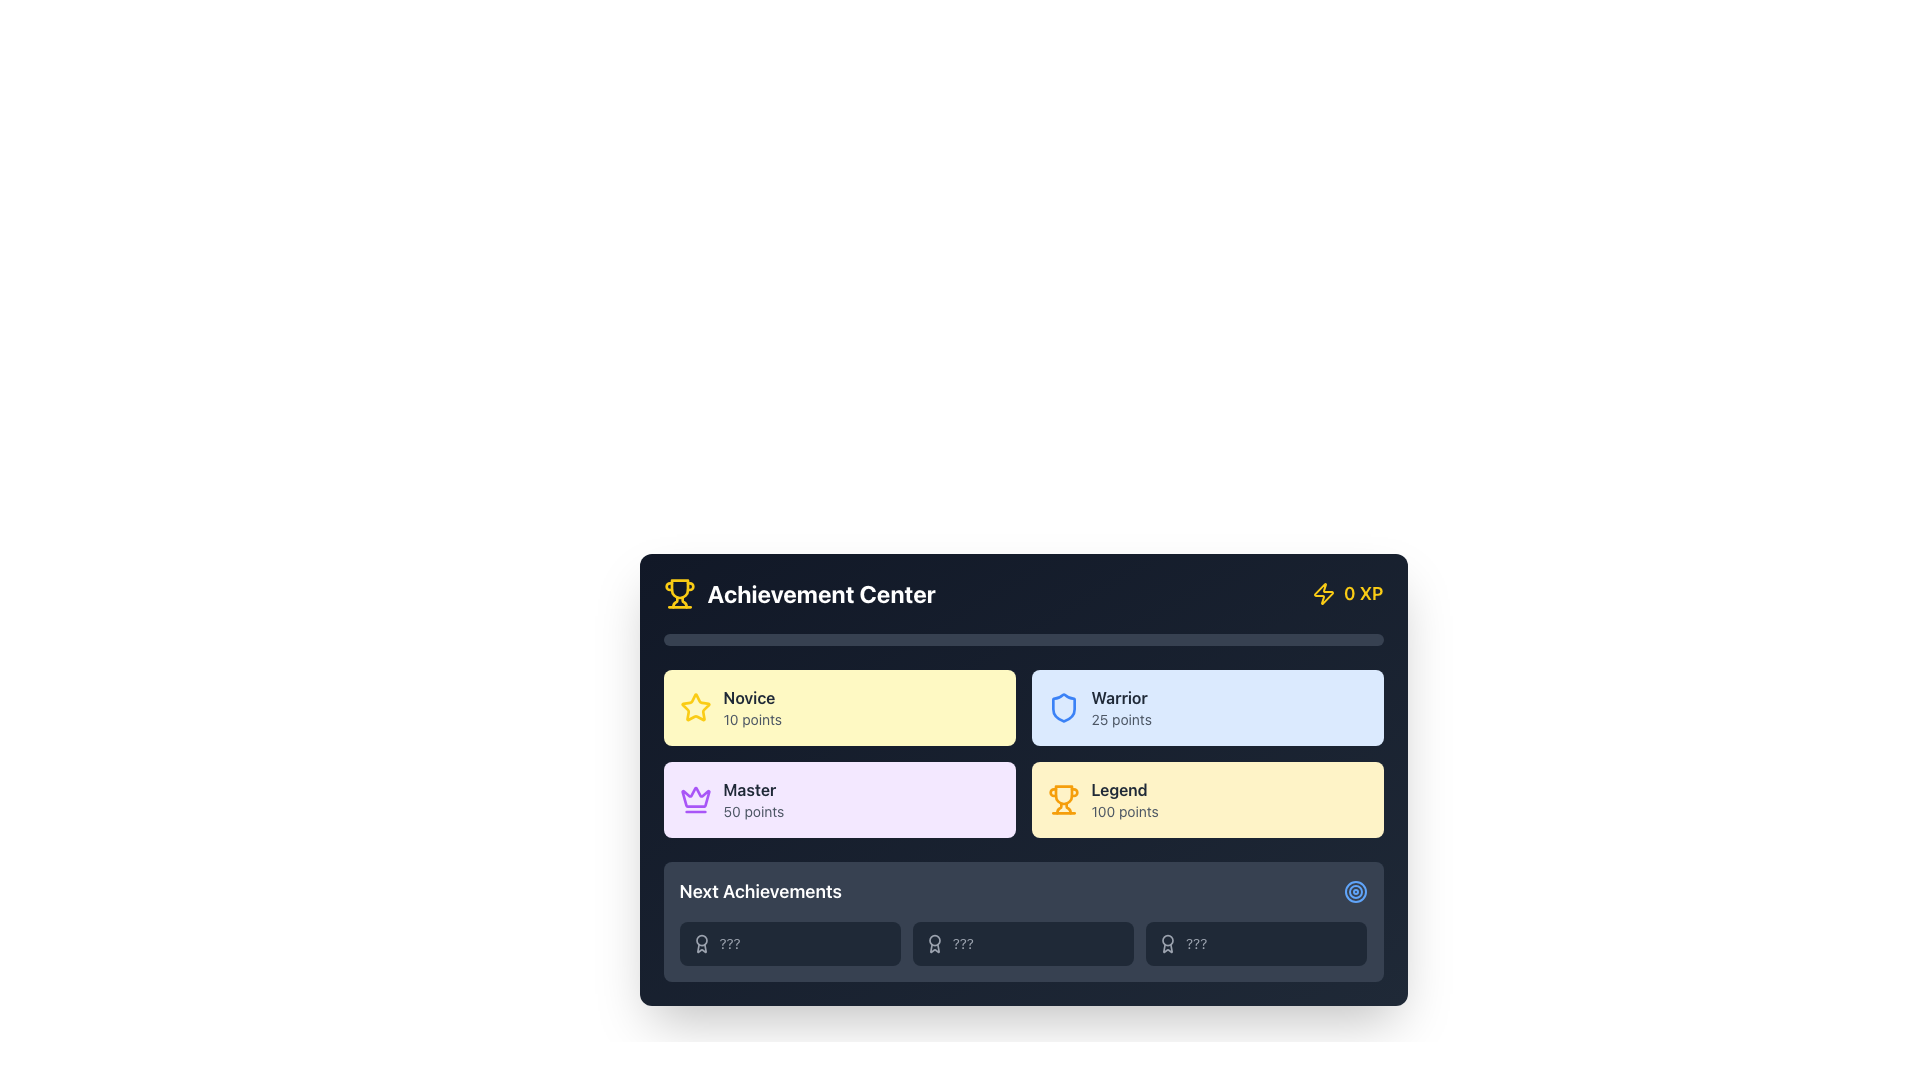 This screenshot has height=1080, width=1920. Describe the element at coordinates (1125, 812) in the screenshot. I see `the text label displaying '100 points', which is styled plainly in gray color and located below the 'Legend' text in the 'Achievement Center'` at that location.